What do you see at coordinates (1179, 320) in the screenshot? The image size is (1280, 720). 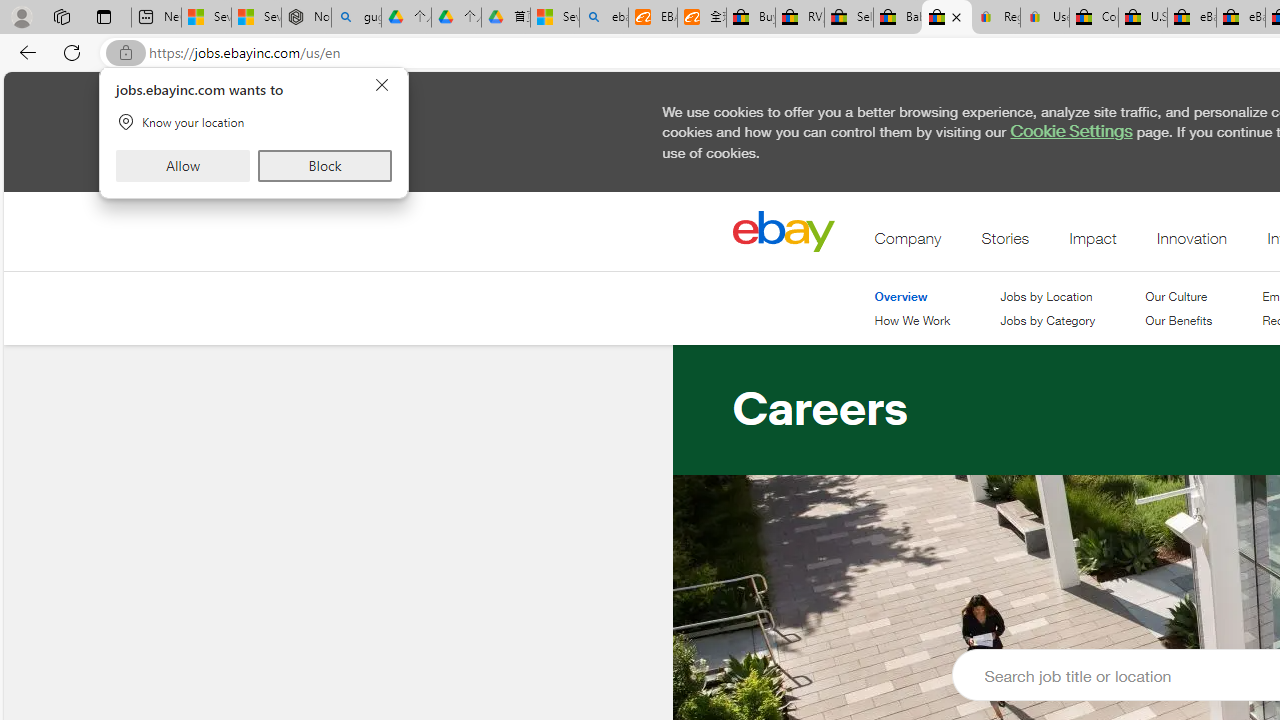 I see `'Our Benefits'` at bounding box center [1179, 320].